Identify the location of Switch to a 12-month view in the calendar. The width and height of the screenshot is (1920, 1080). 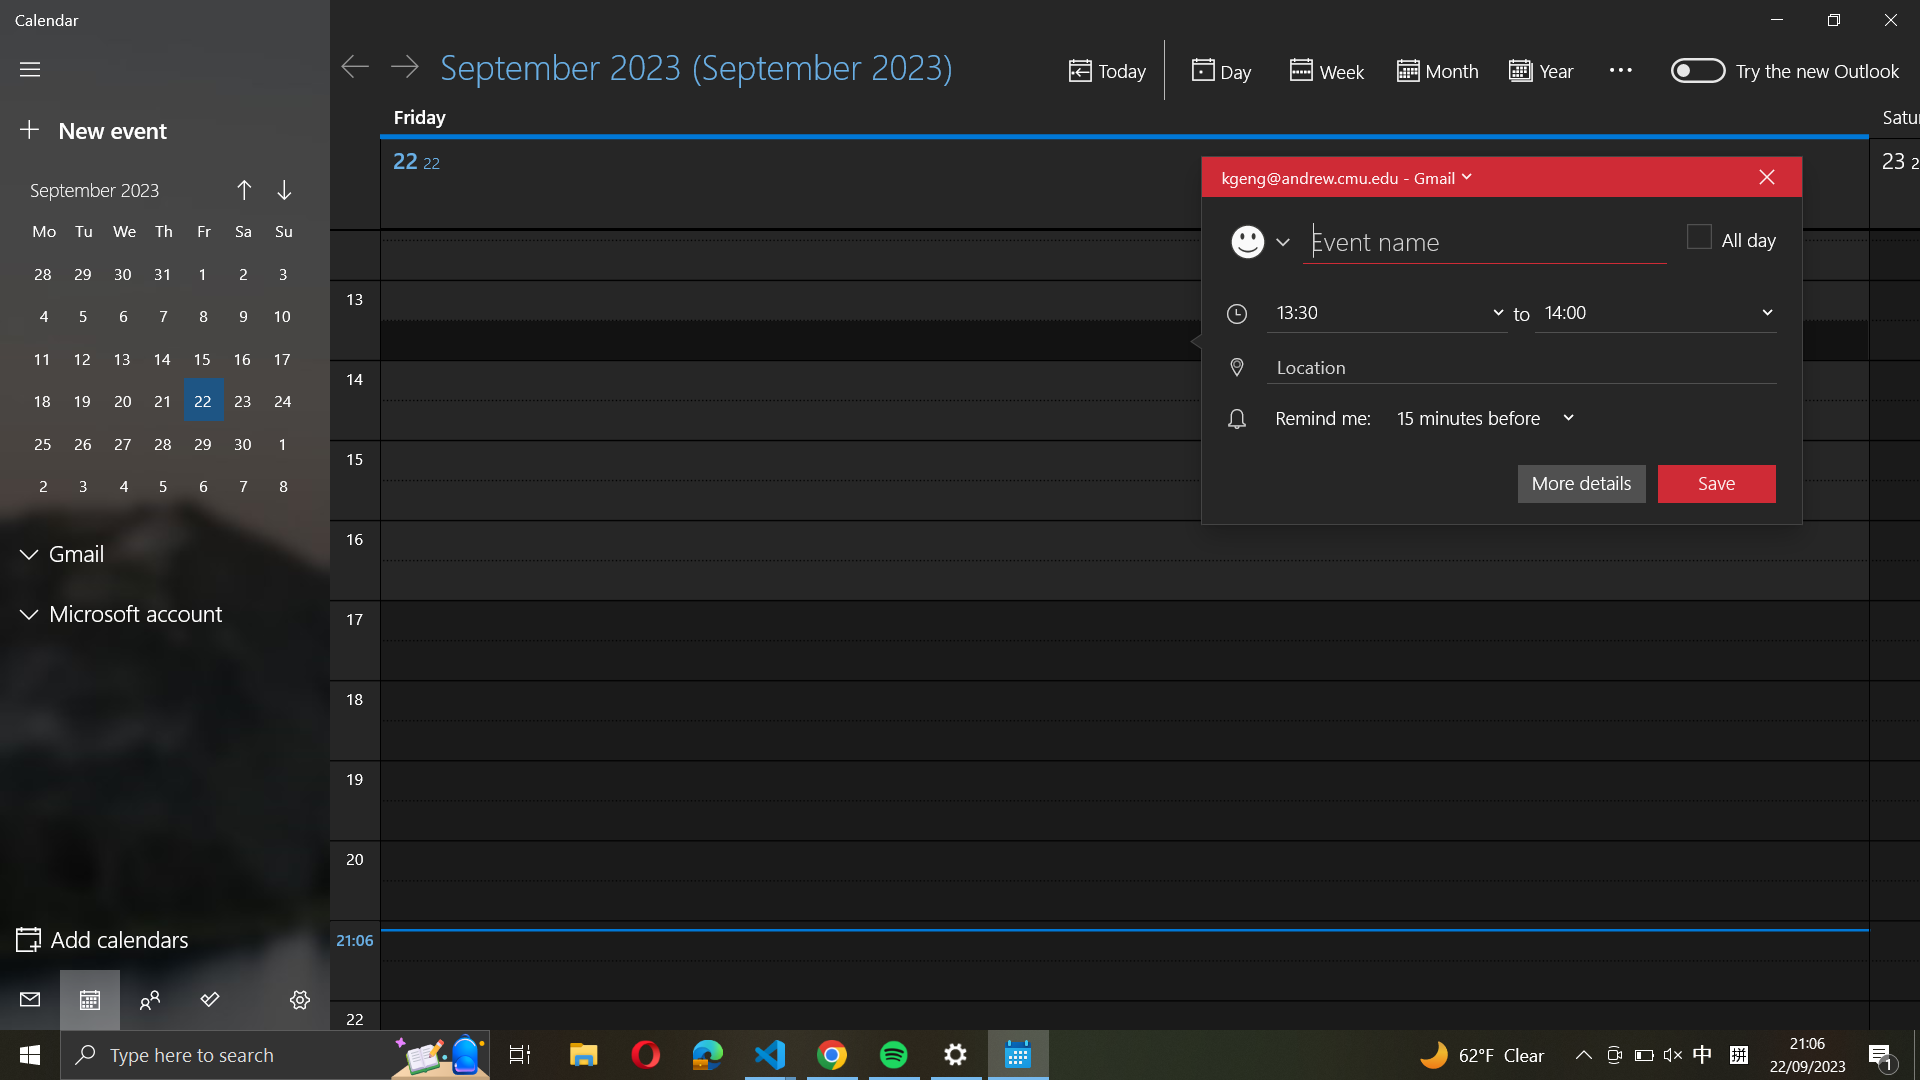
(1545, 69).